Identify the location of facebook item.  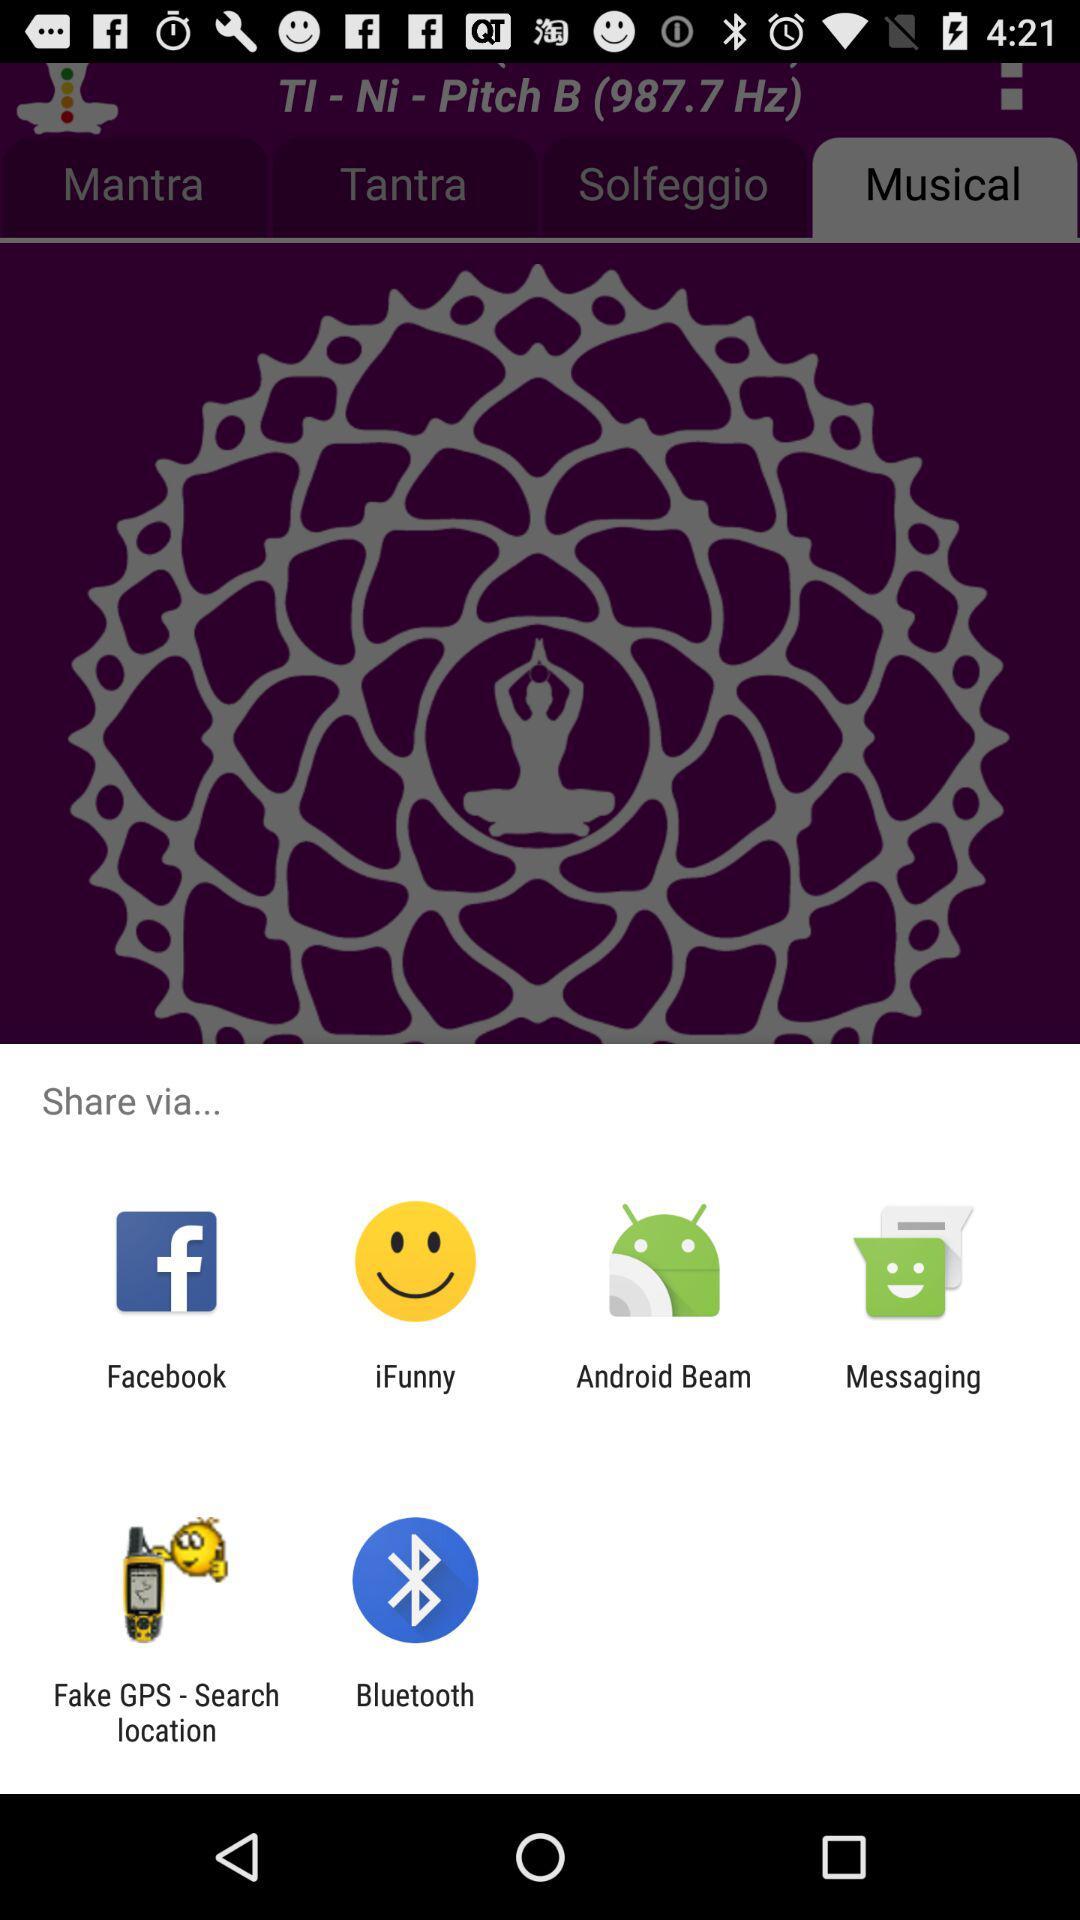
(165, 1392).